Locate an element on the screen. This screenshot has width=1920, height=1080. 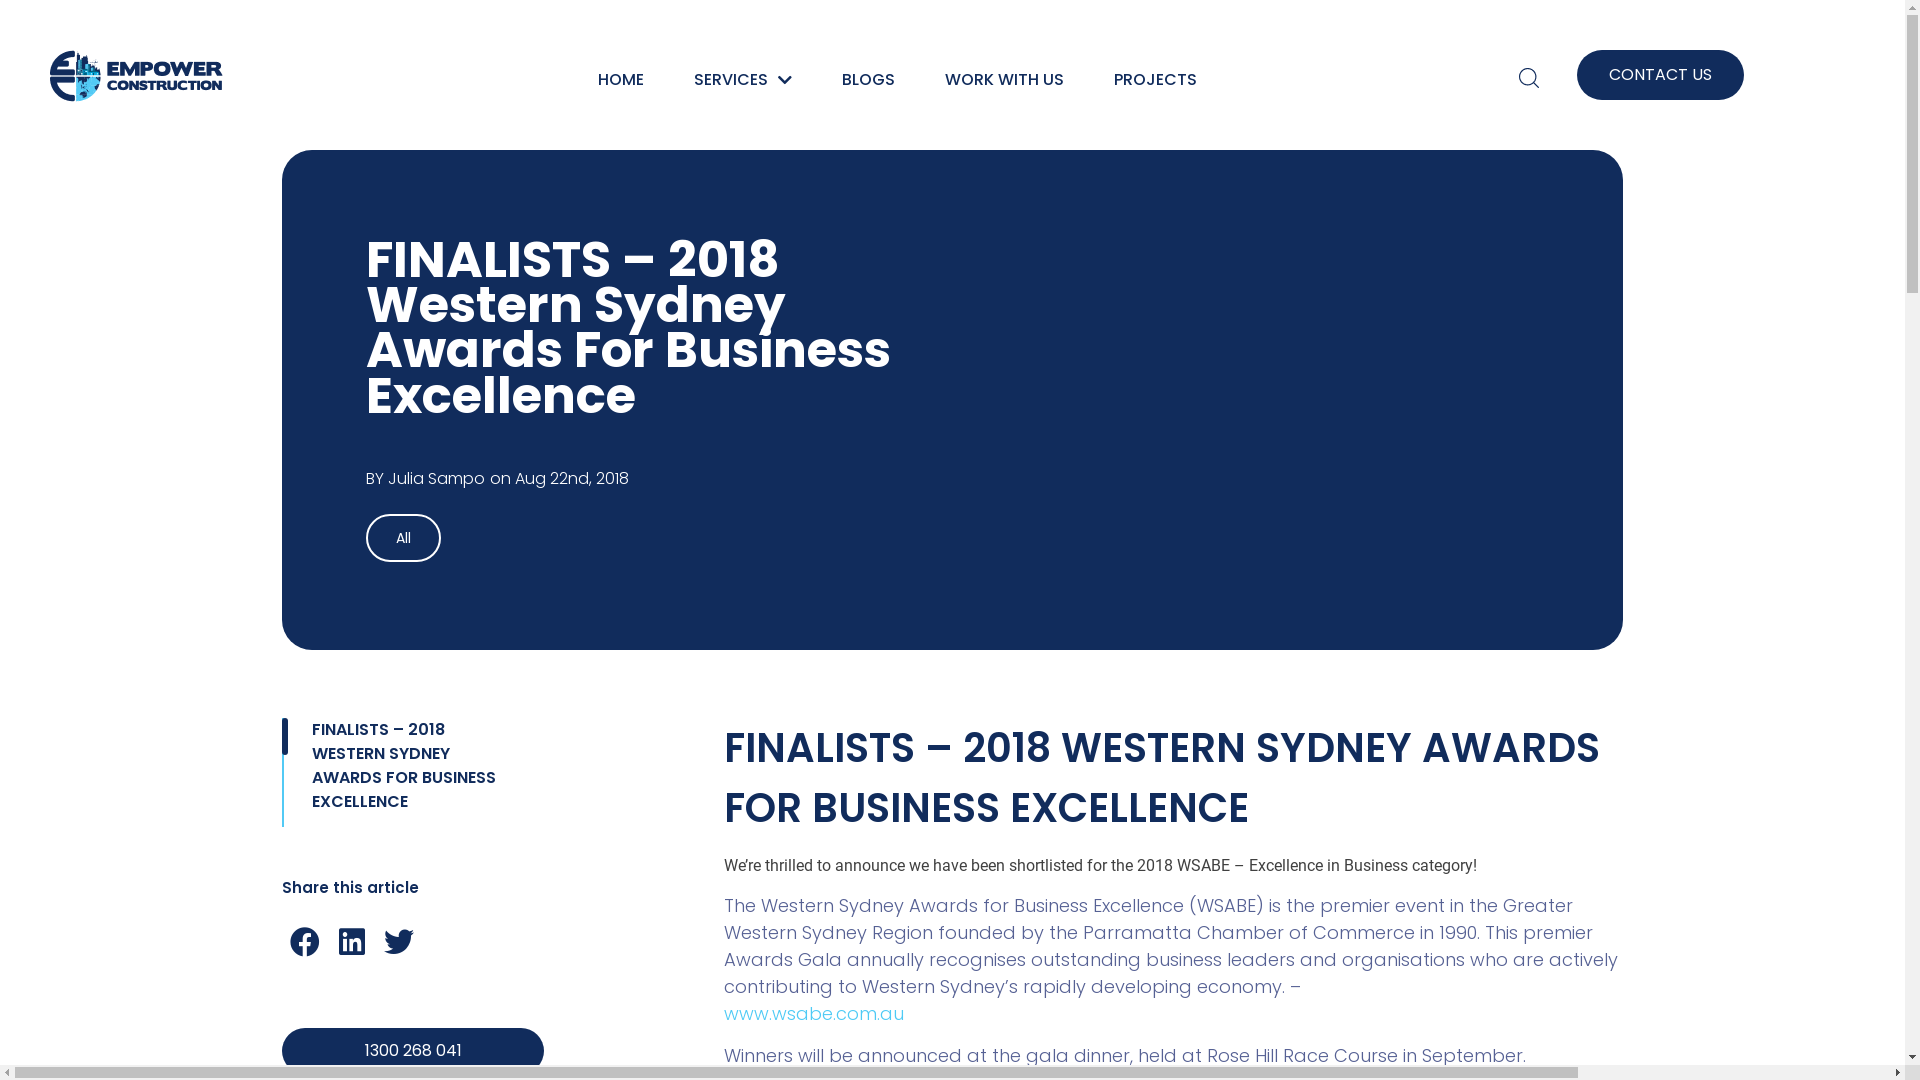
'SERVICES' is located at coordinates (668, 76).